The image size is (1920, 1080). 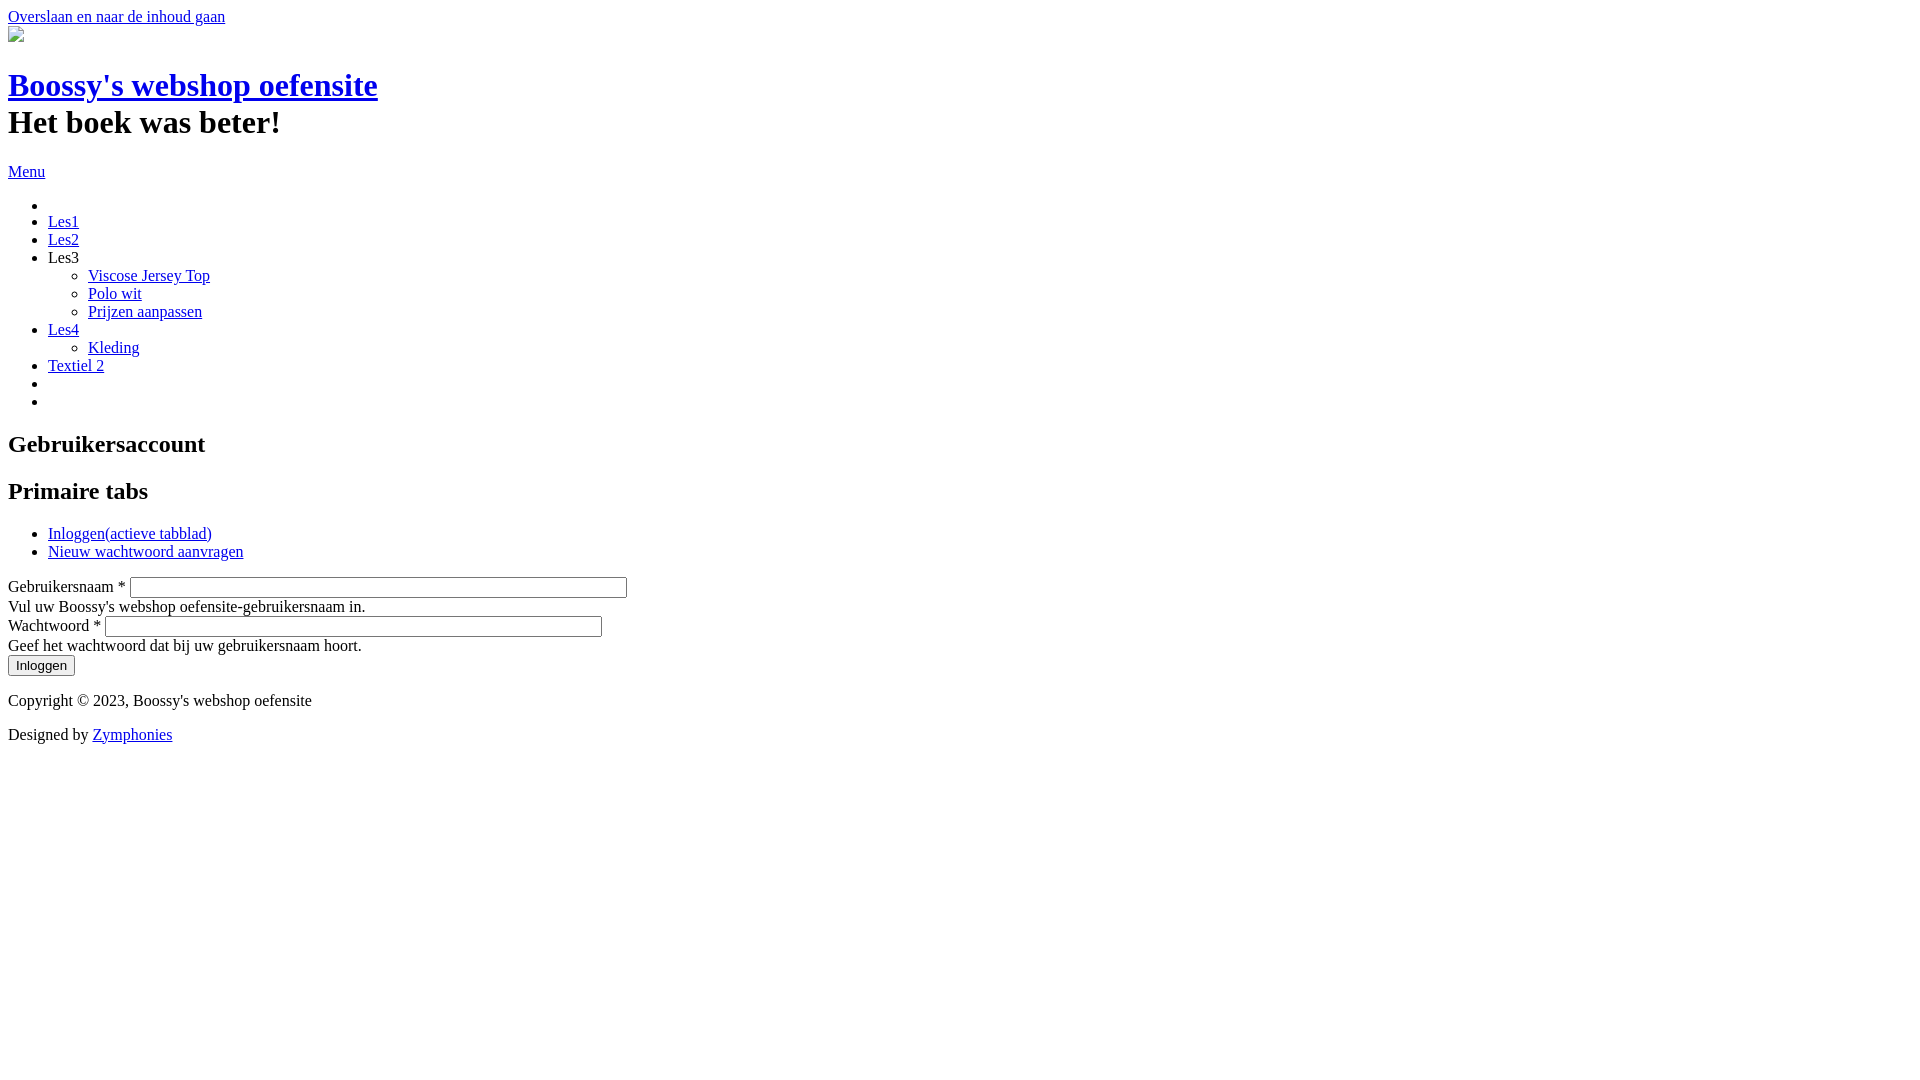 I want to click on 'Inloggen(actieve tabblad)', so click(x=128, y=532).